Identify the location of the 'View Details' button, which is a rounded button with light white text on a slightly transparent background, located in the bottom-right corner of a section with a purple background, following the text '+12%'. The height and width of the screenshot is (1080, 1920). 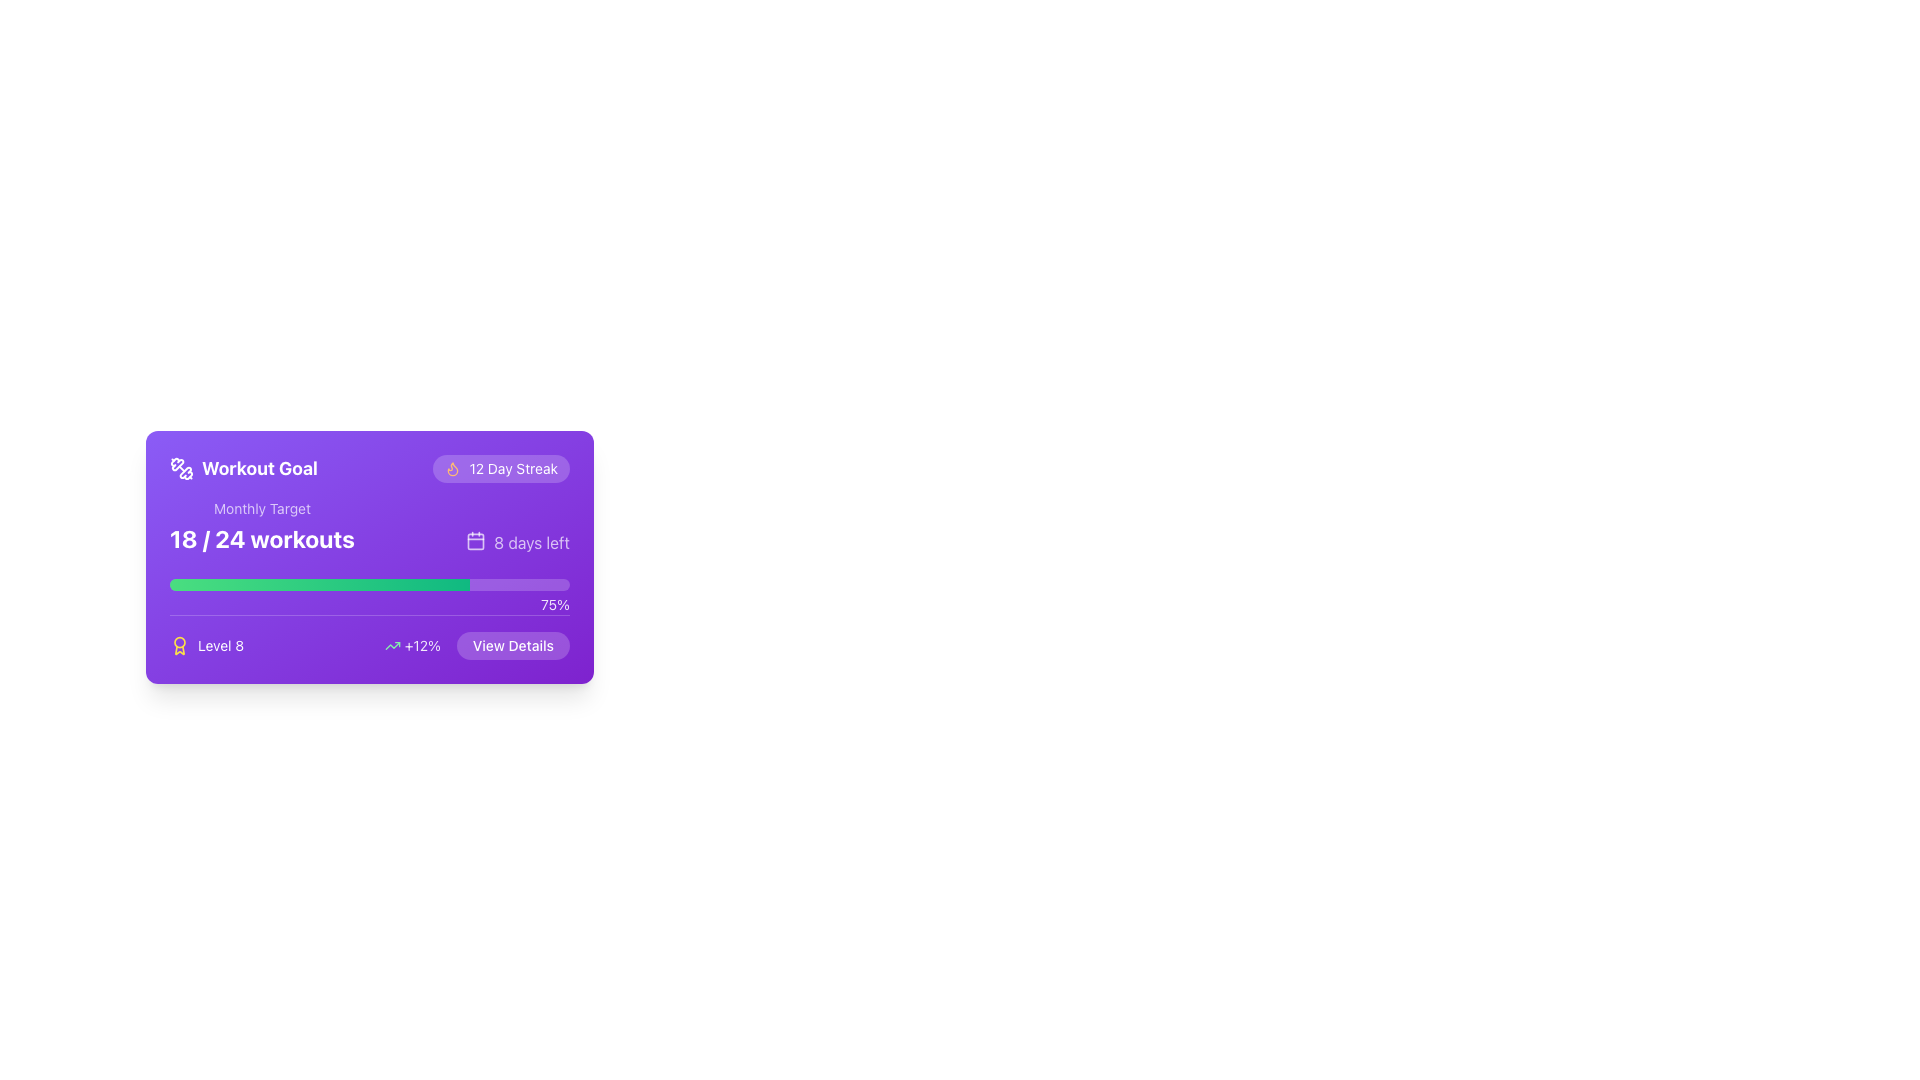
(513, 645).